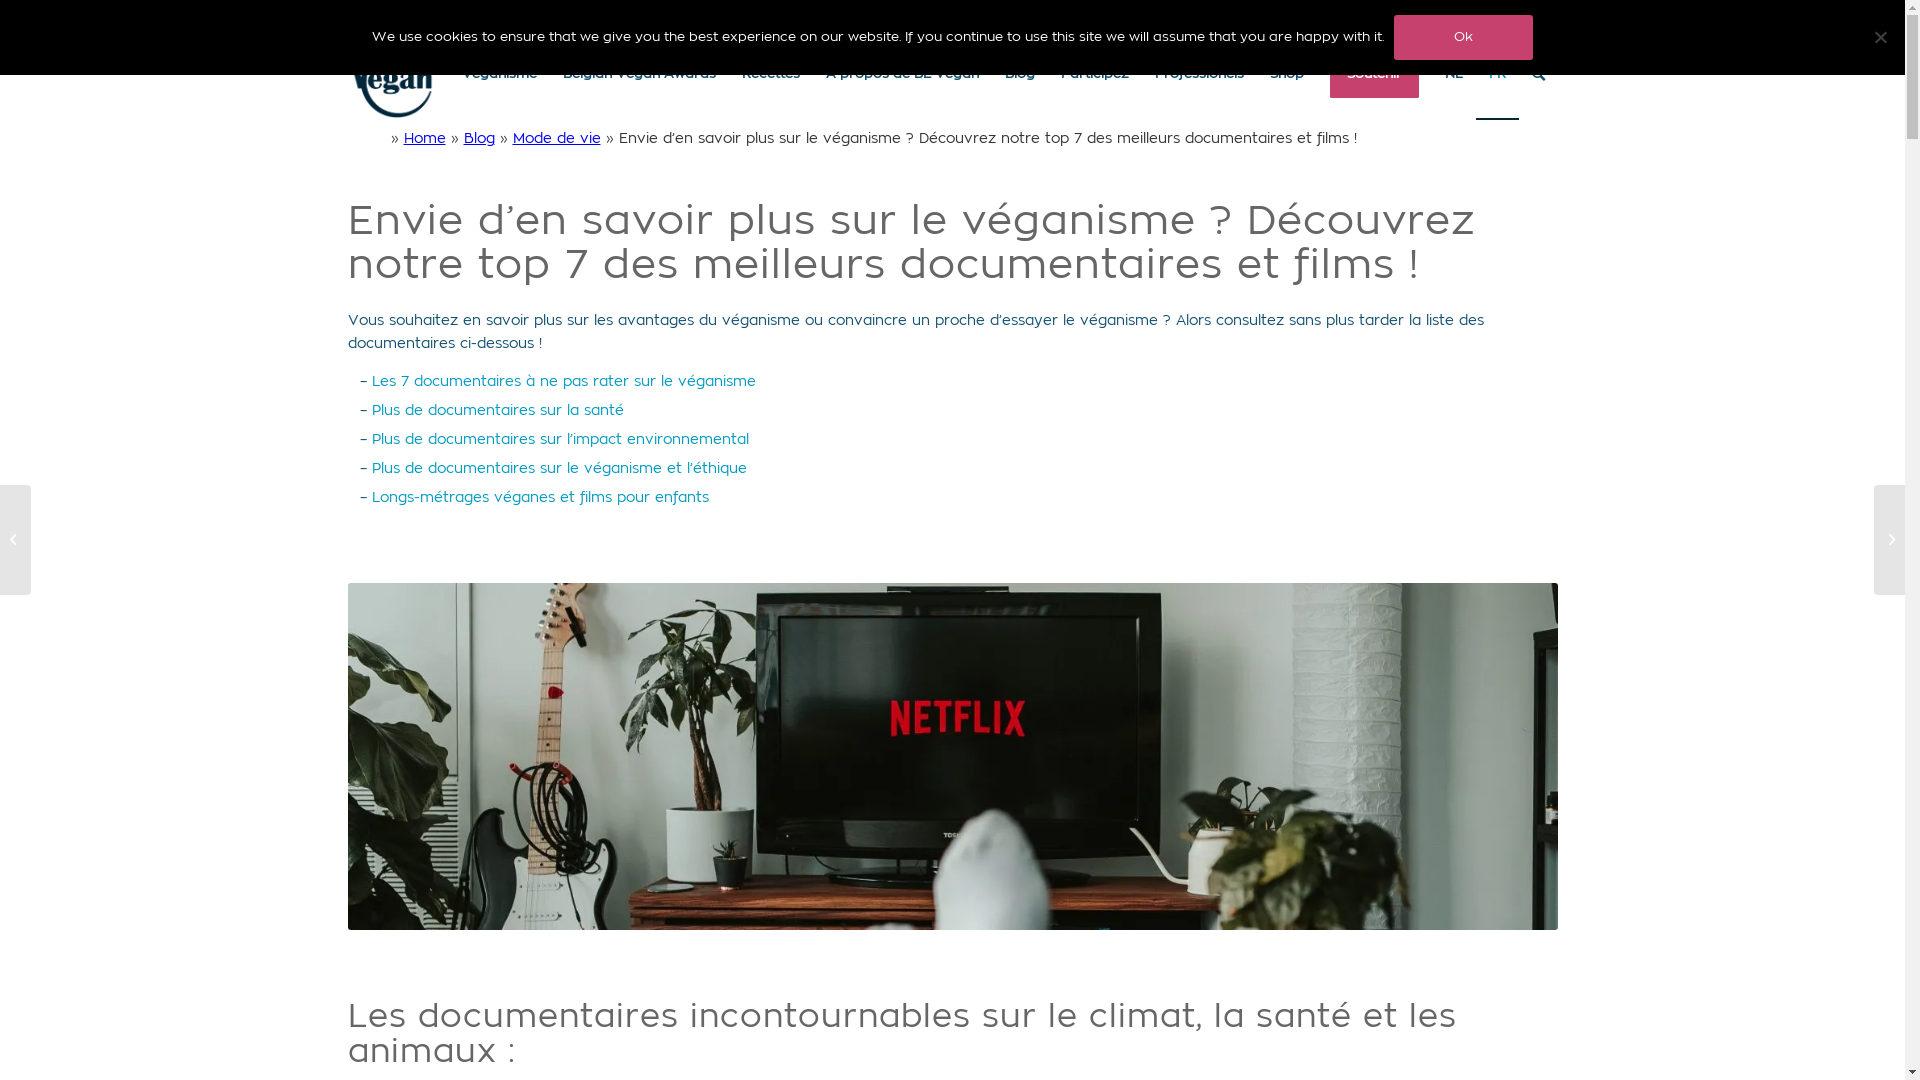 This screenshot has height=1080, width=1920. Describe the element at coordinates (1497, 73) in the screenshot. I see `'FR'` at that location.